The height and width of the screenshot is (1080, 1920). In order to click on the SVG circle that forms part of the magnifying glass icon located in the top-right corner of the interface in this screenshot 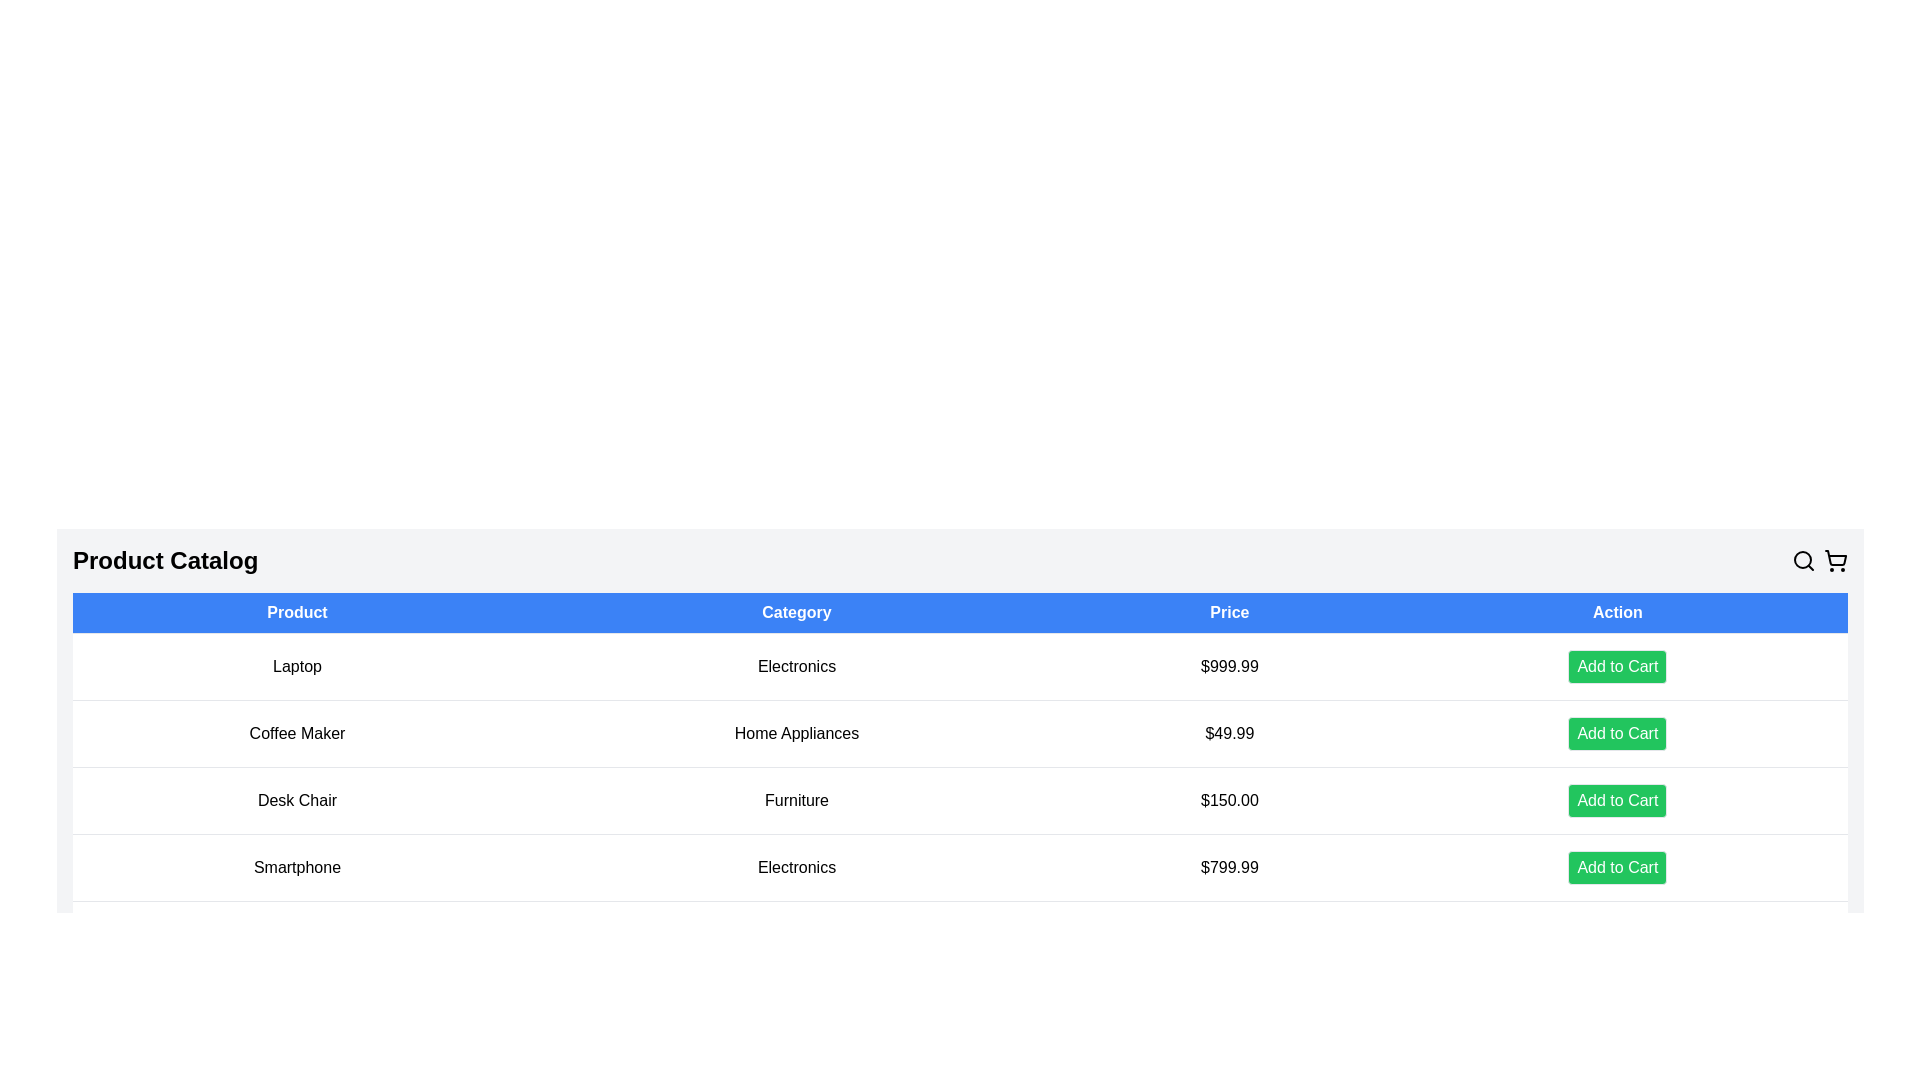, I will do `click(1803, 559)`.